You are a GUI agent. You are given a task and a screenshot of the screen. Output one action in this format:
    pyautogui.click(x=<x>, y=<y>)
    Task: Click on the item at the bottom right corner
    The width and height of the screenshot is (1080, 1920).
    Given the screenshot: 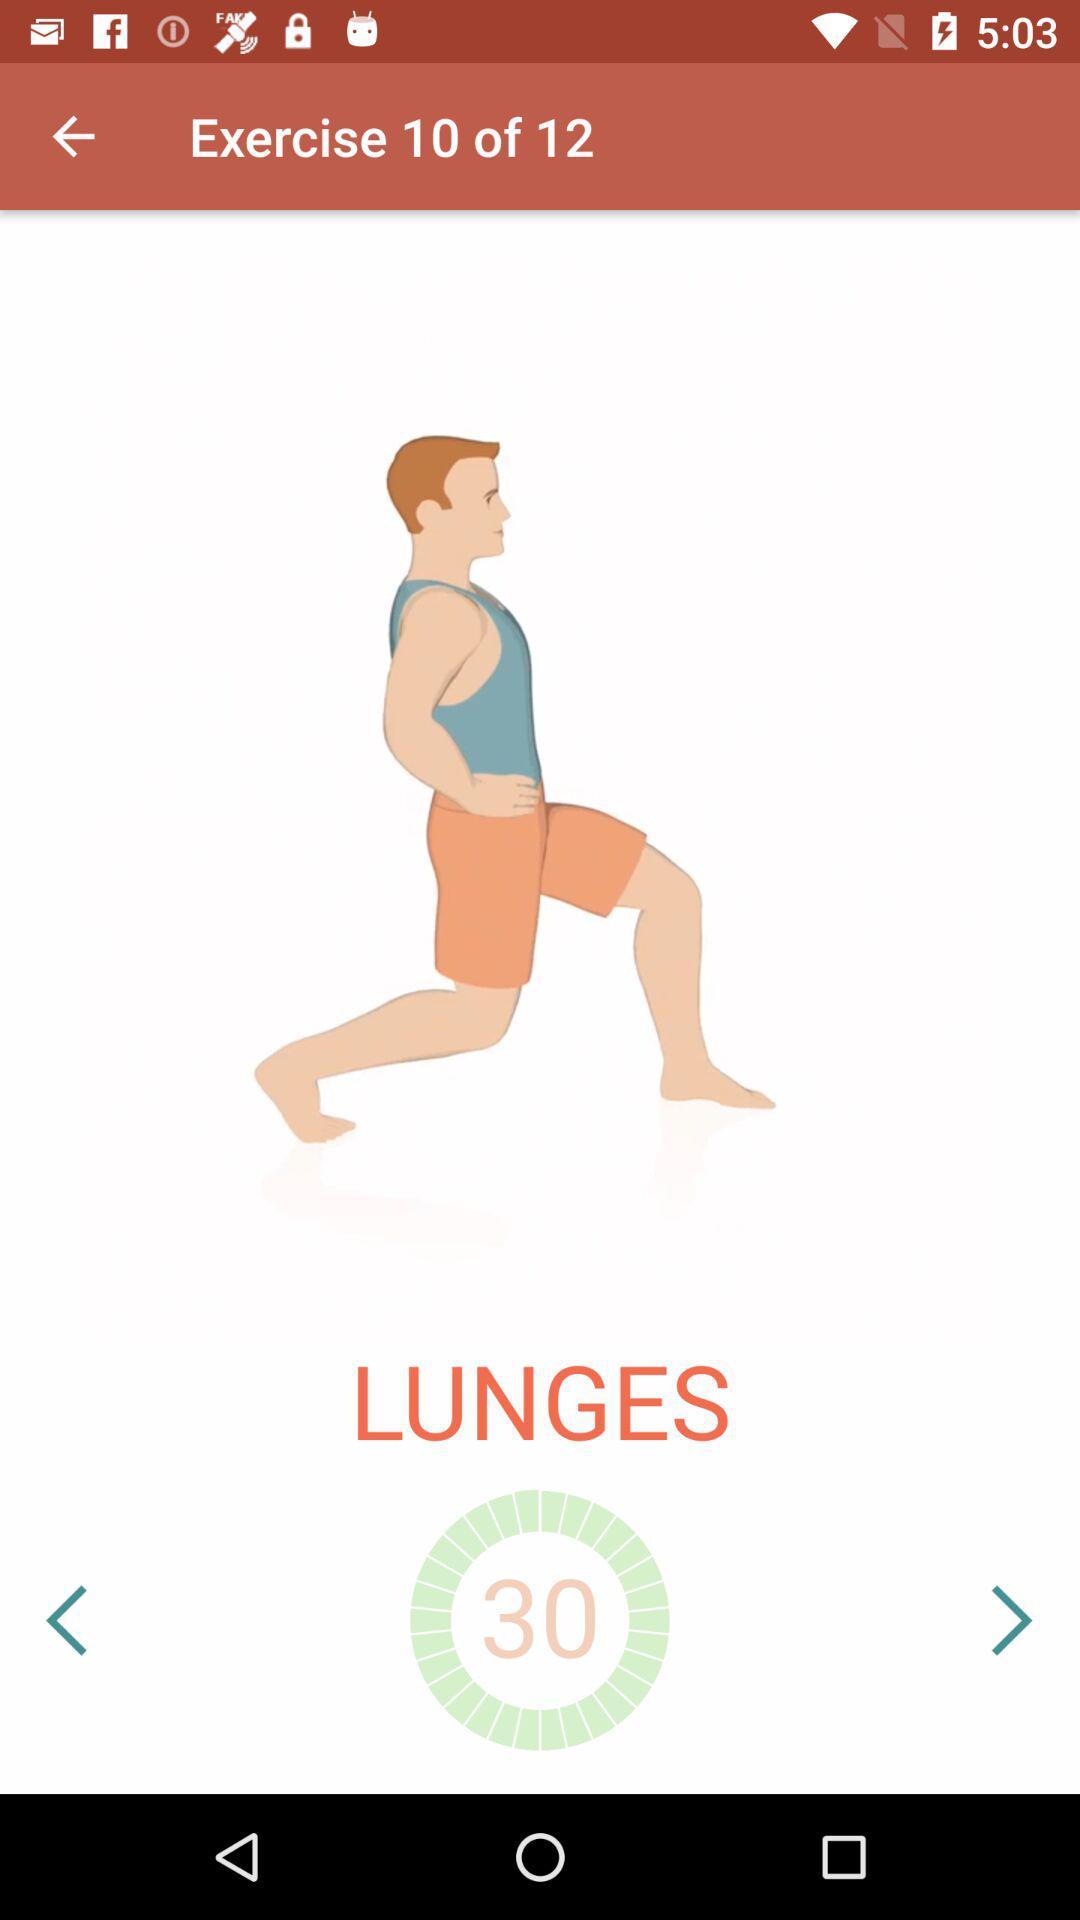 What is the action you would take?
    pyautogui.click(x=950, y=1620)
    